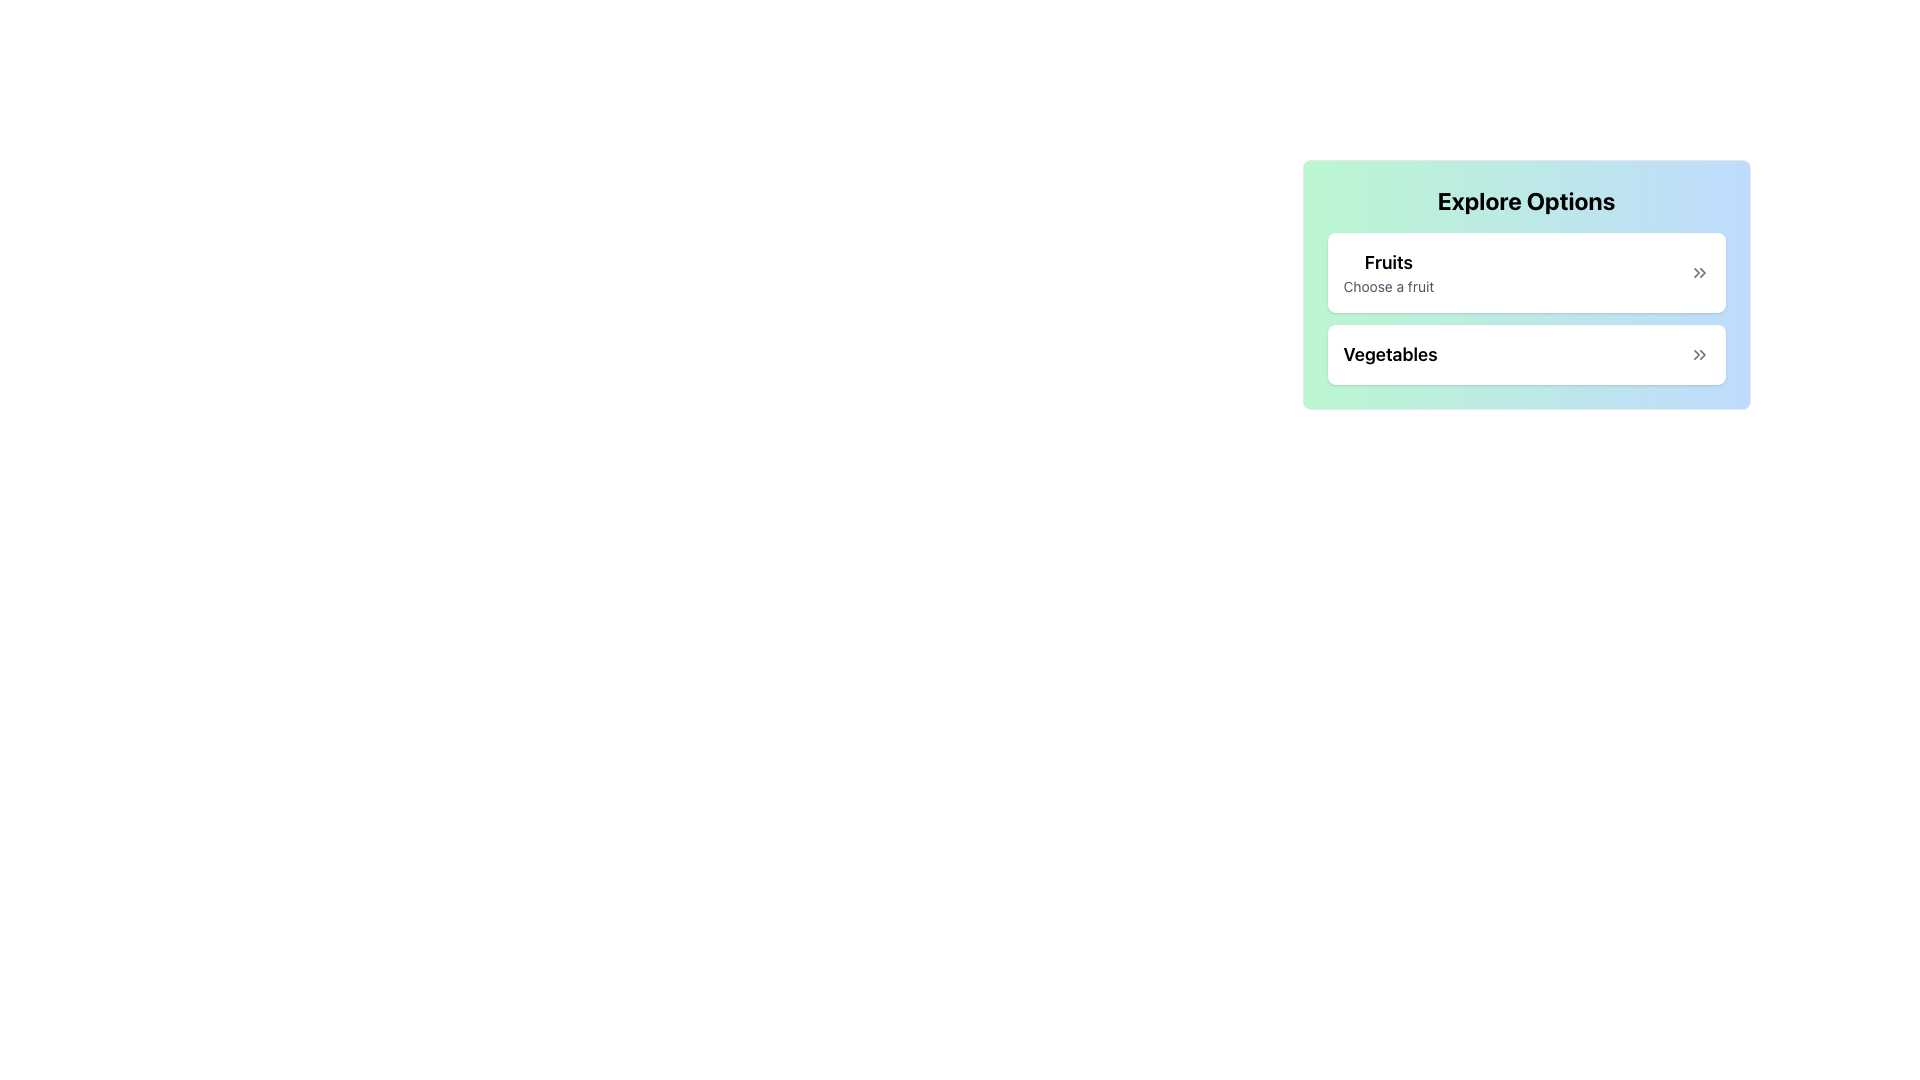 The width and height of the screenshot is (1920, 1080). I want to click on the double chevron icon on the right side of the 'Vegetables' box, so click(1698, 353).